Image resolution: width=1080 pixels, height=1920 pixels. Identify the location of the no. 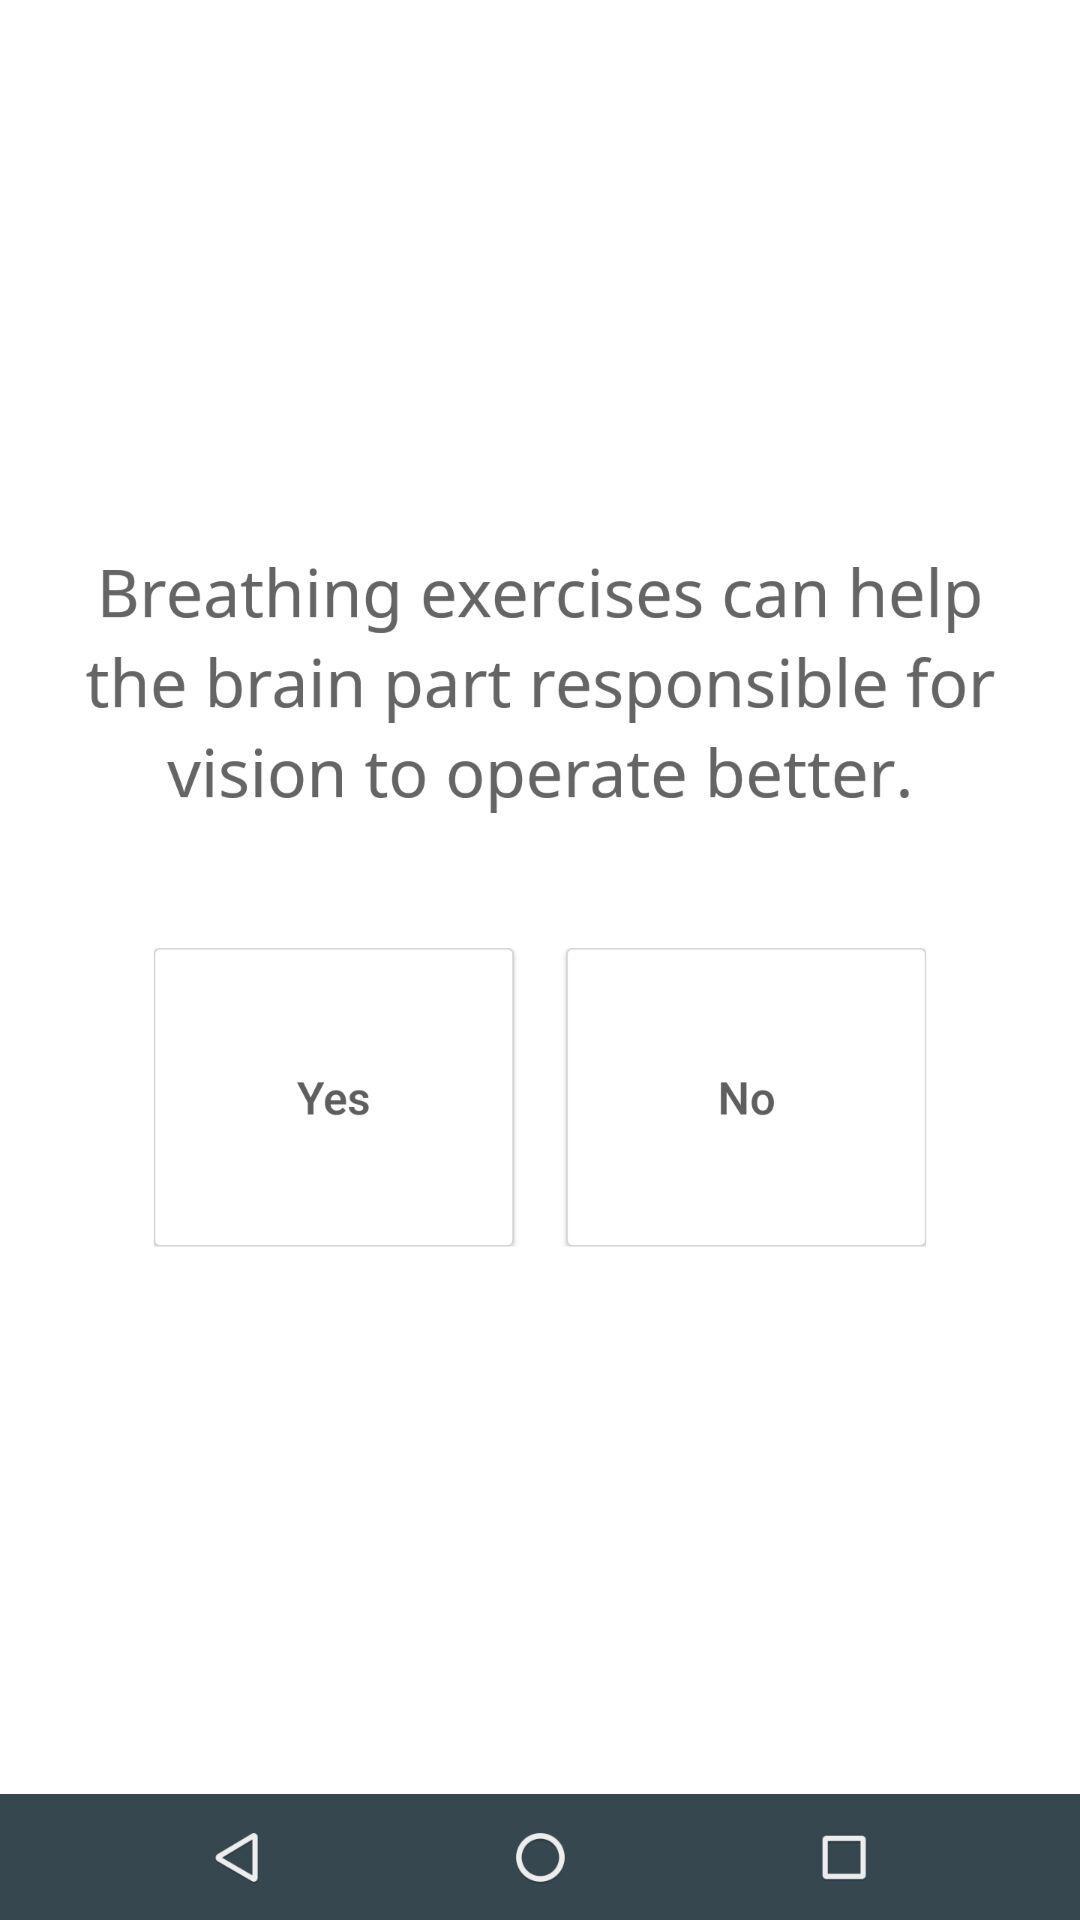
(746, 1096).